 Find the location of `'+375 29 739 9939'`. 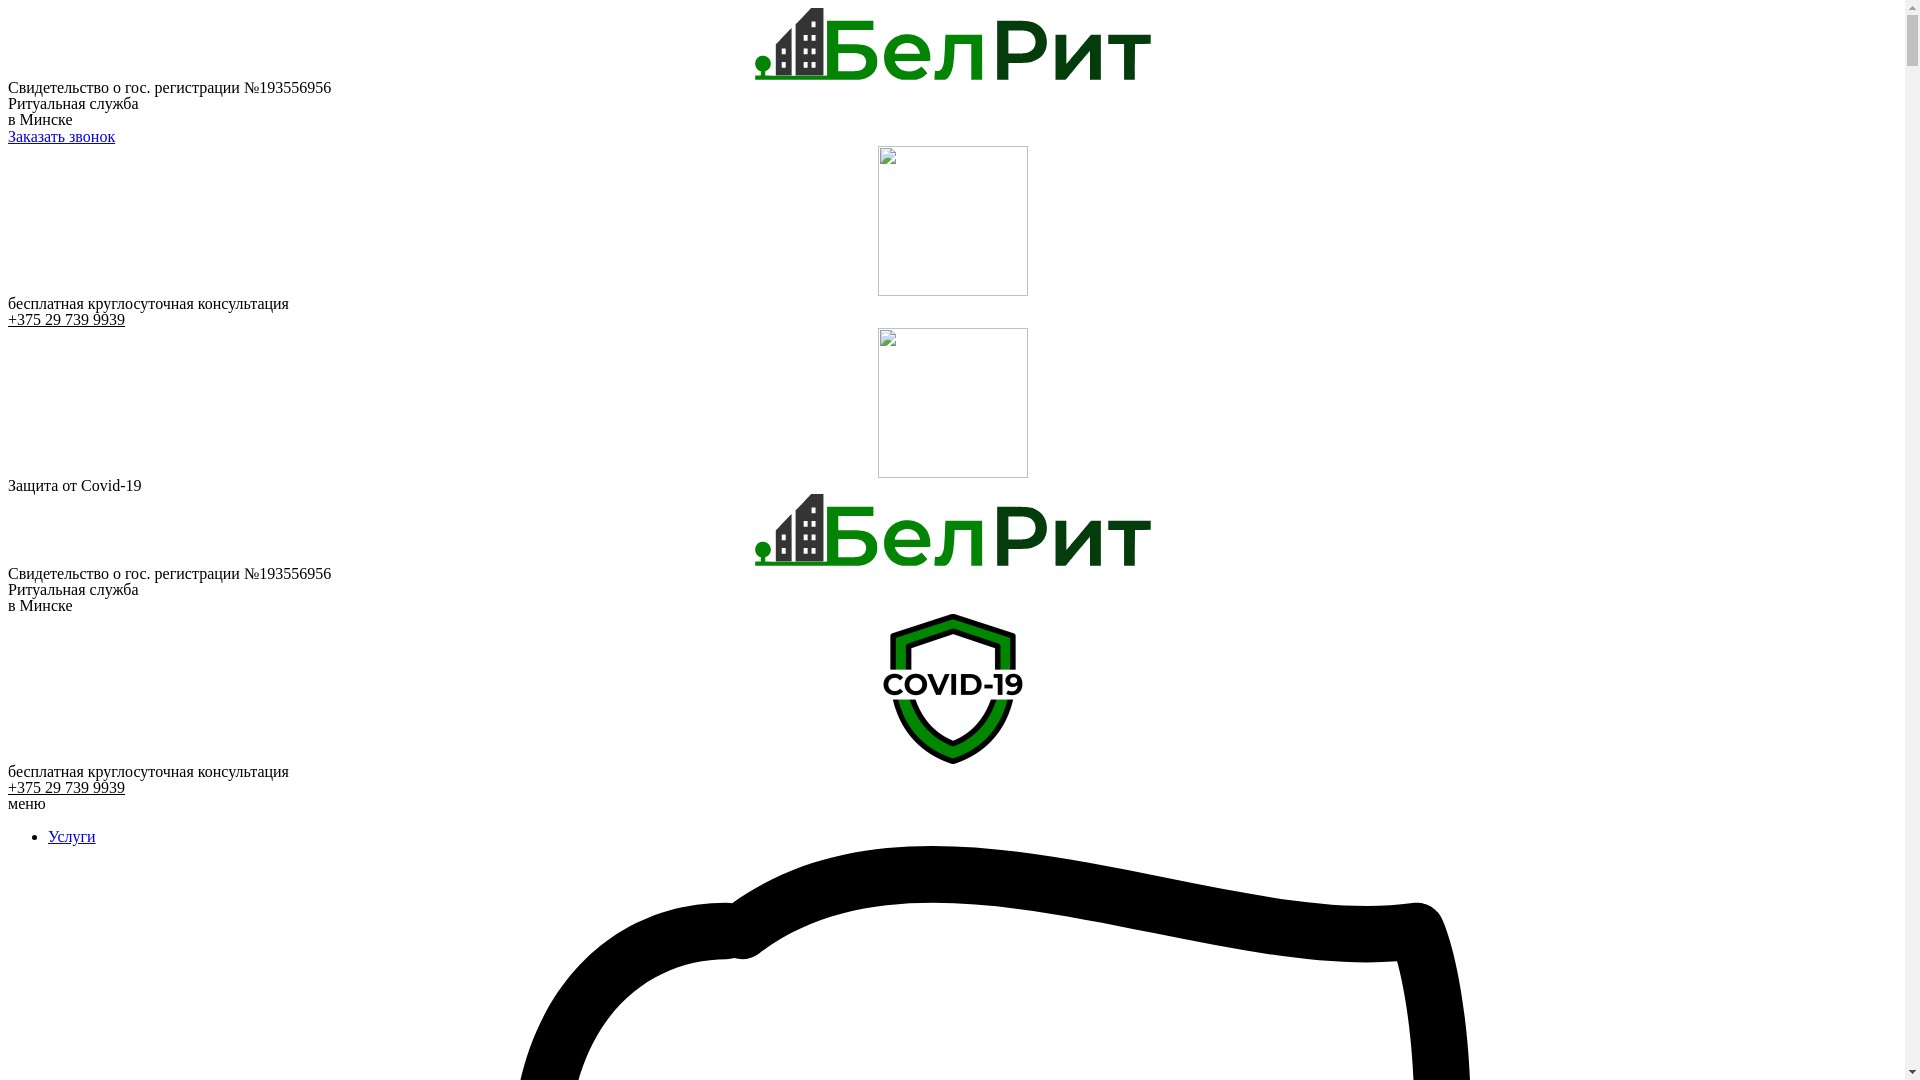

'+375 29 739 9939' is located at coordinates (66, 318).